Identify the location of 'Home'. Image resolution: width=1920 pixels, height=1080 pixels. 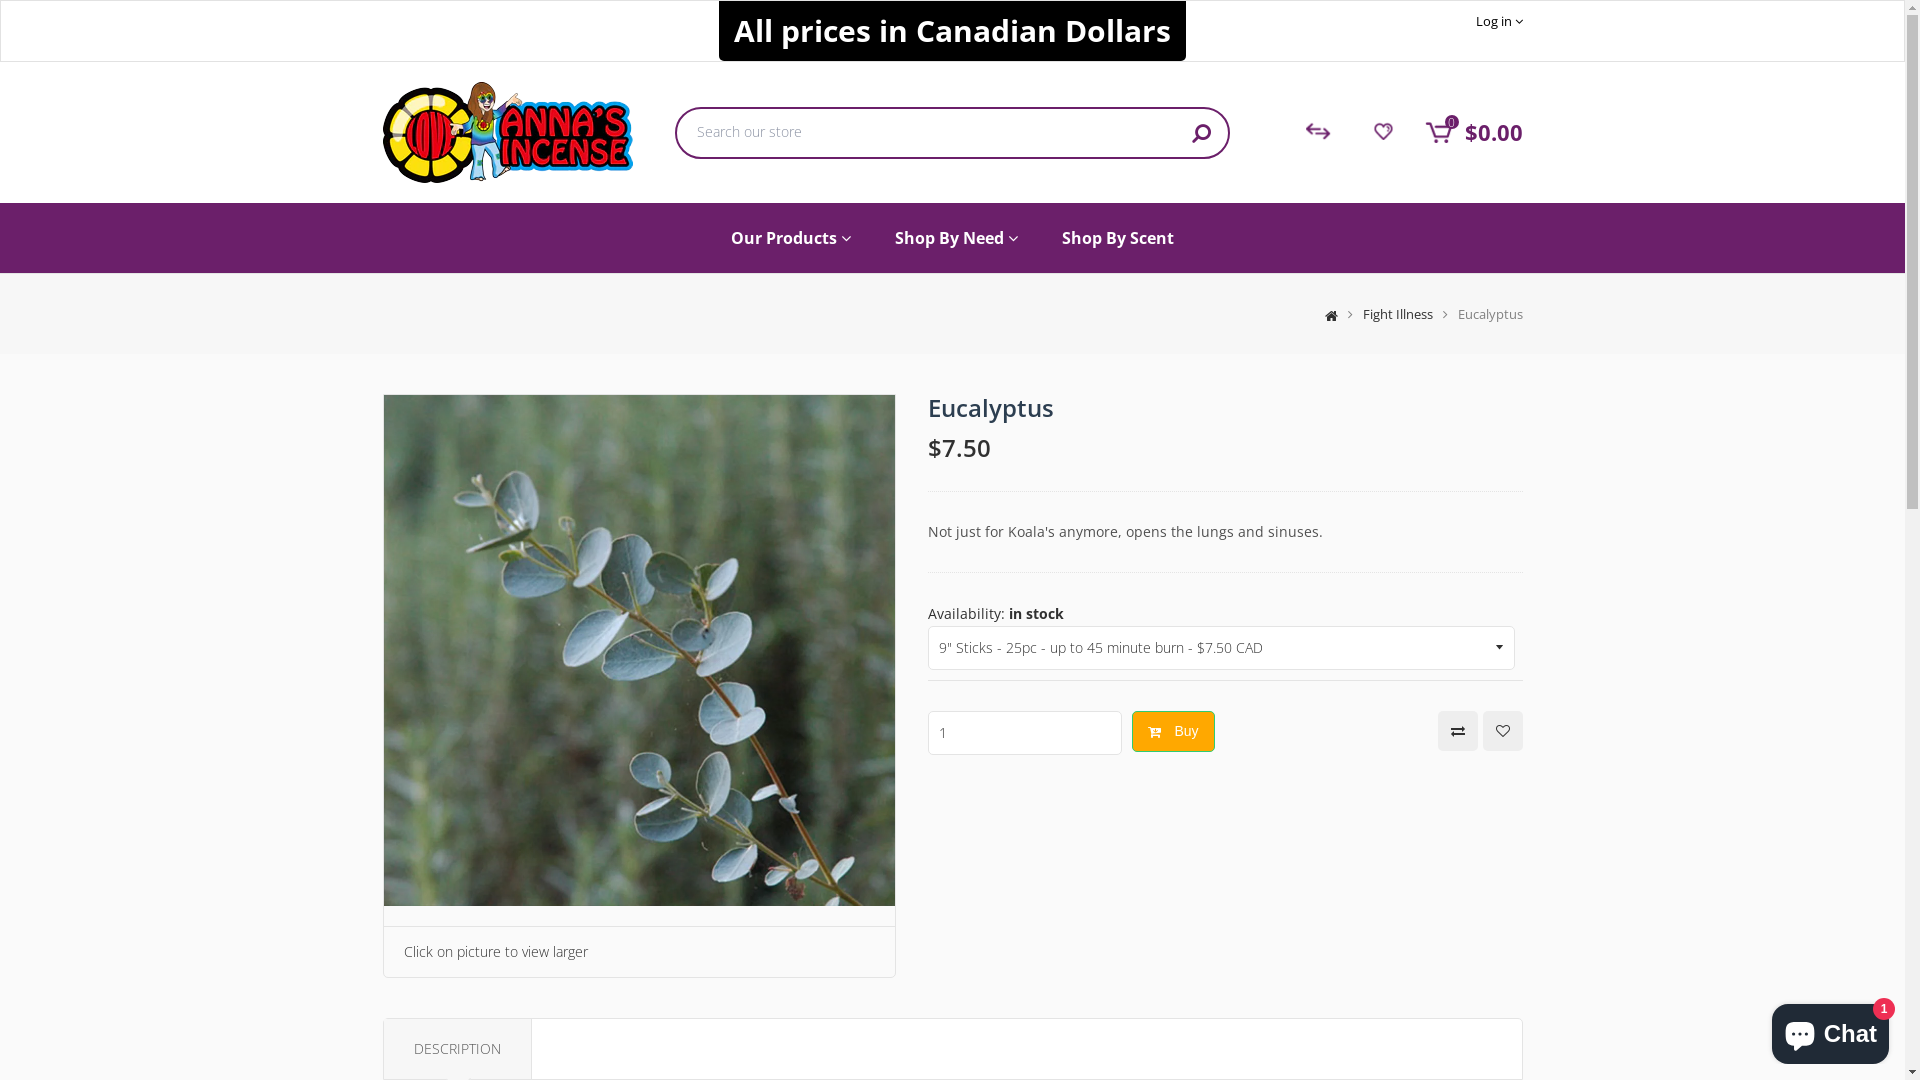
(1304, 313).